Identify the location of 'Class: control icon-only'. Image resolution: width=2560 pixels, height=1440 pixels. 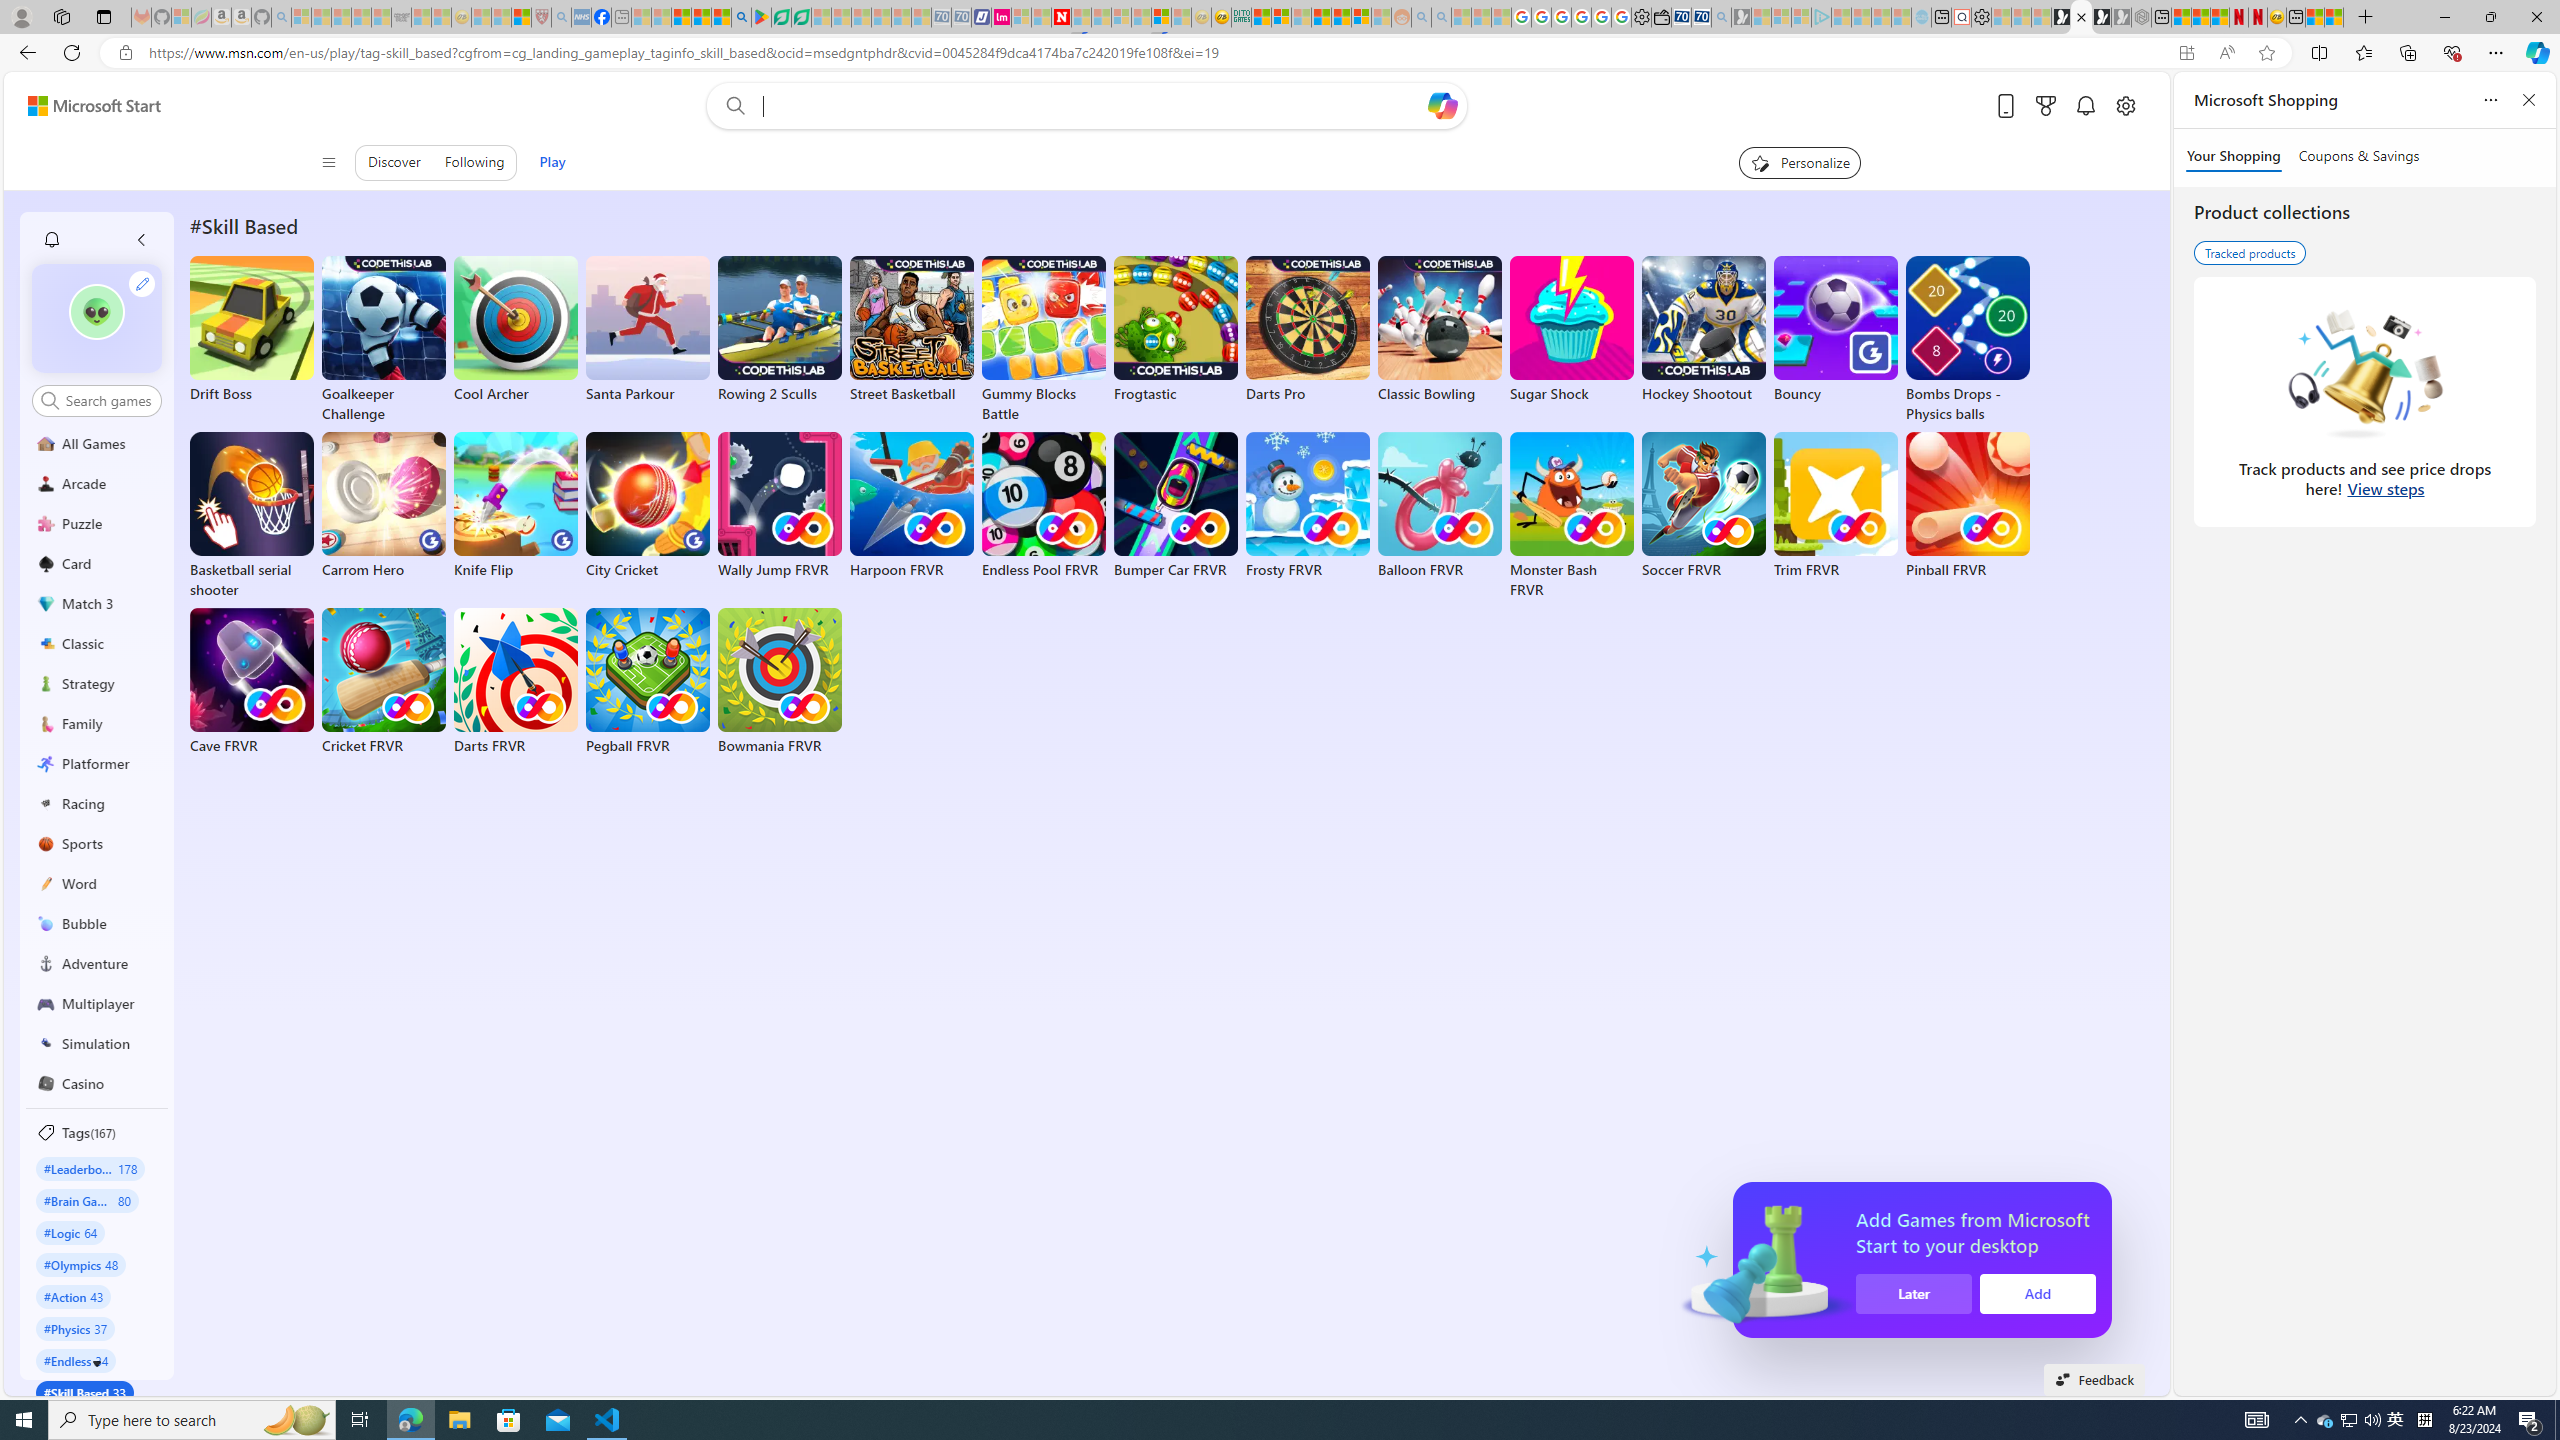
(327, 161).